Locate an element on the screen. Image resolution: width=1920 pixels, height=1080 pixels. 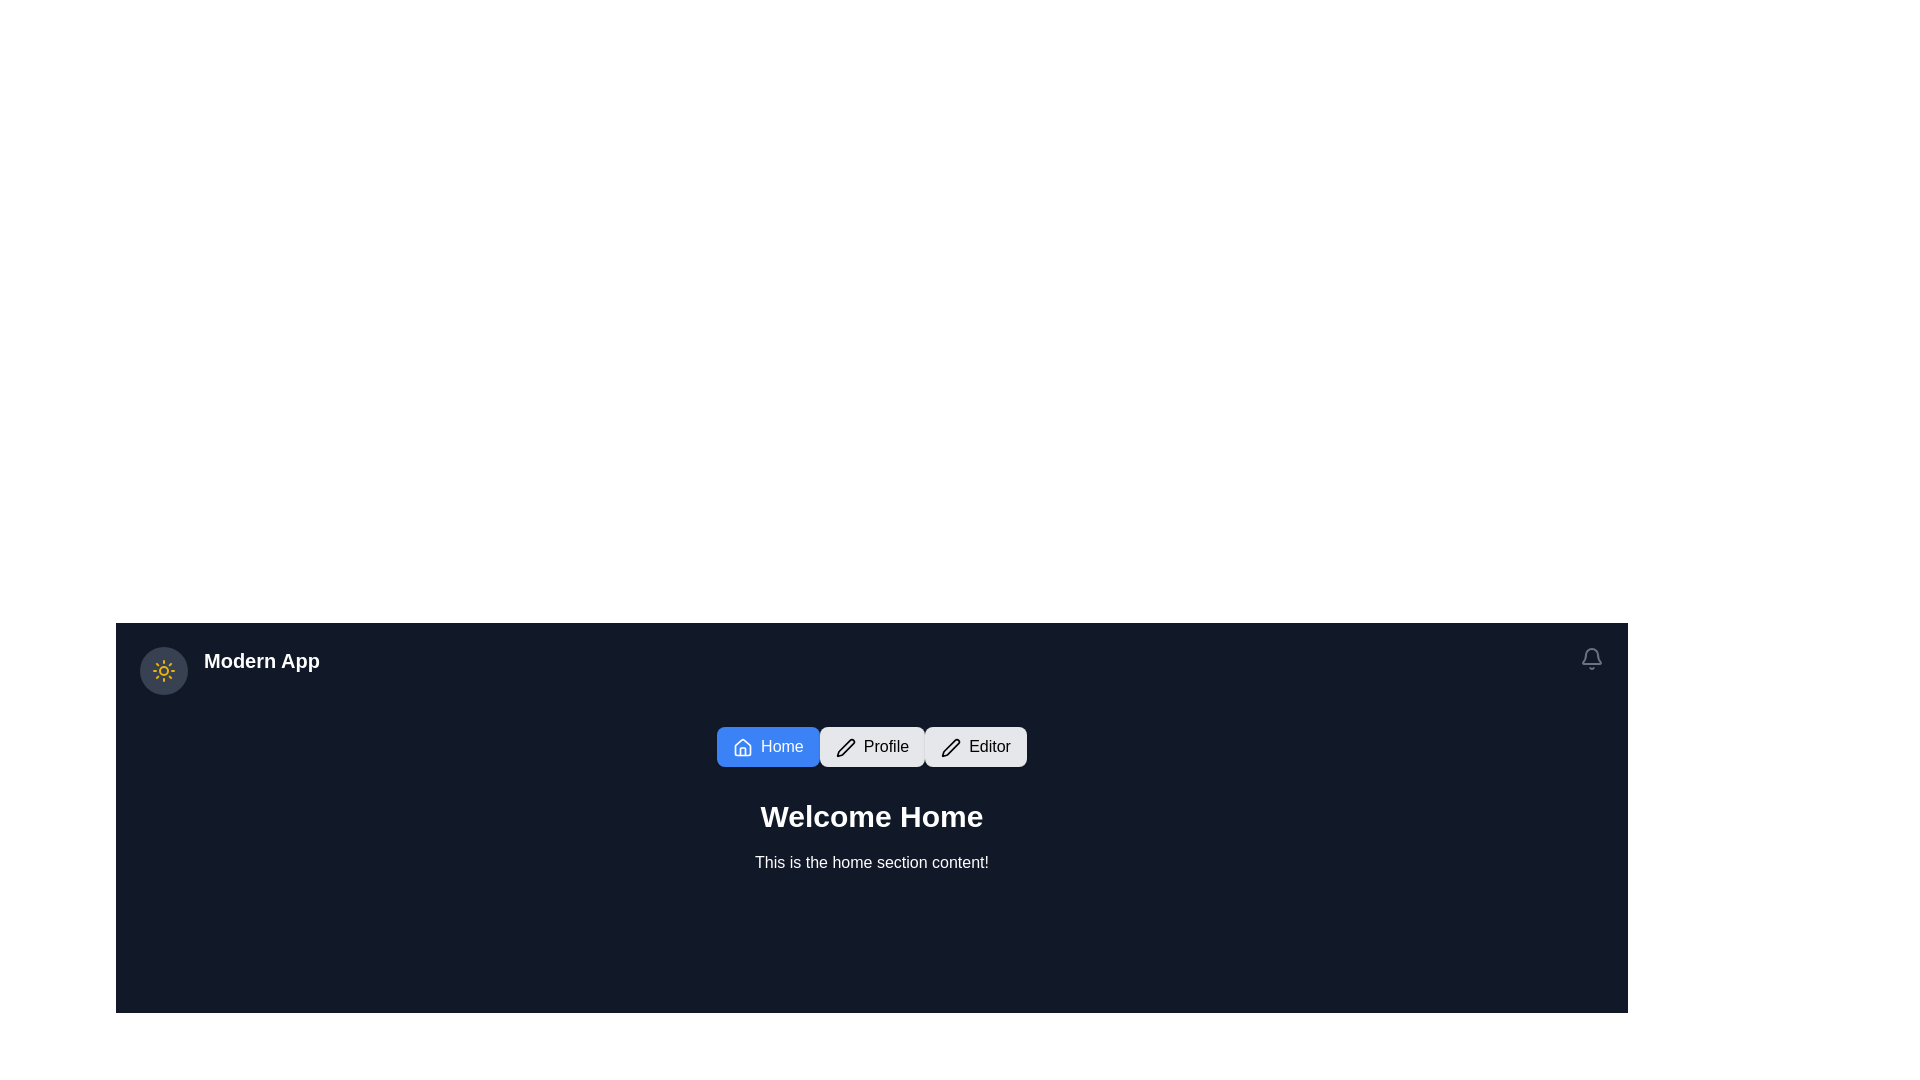
the navigation button at the top section of the main content area is located at coordinates (767, 747).